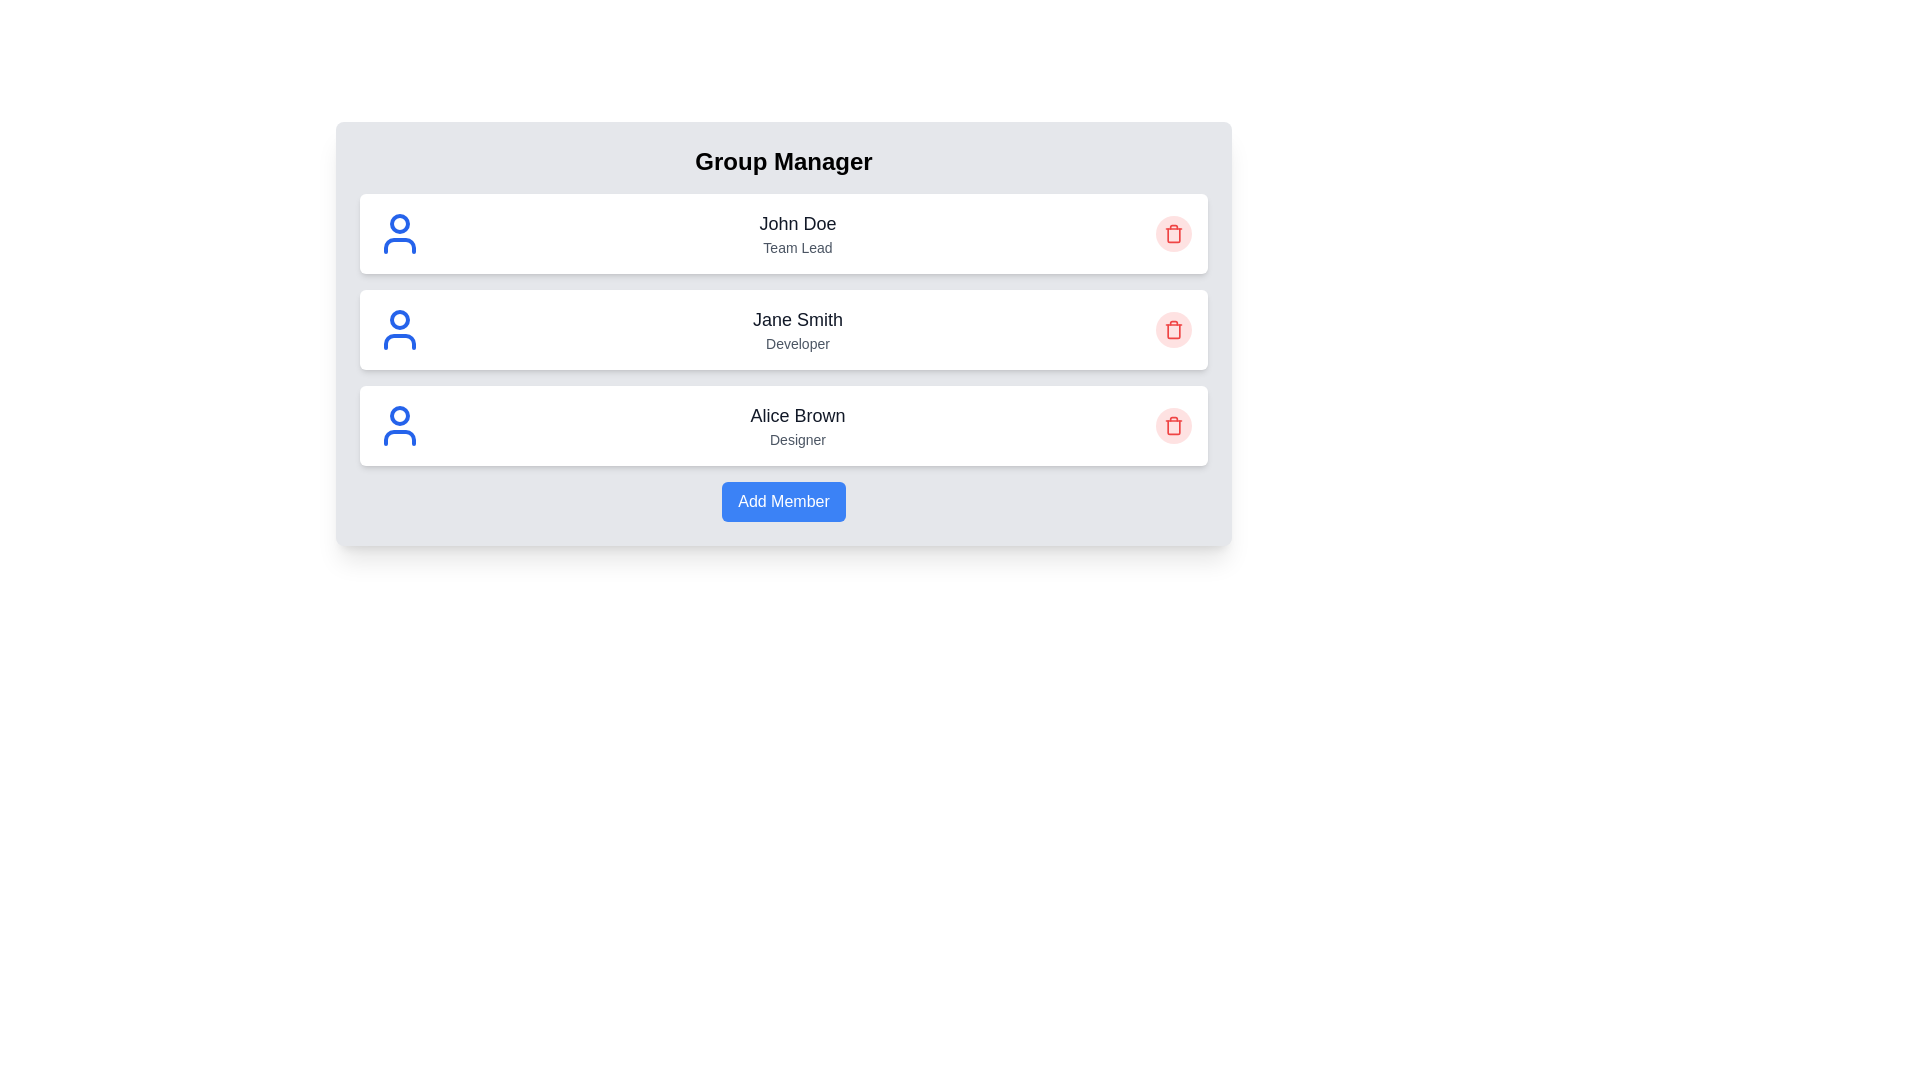 This screenshot has width=1920, height=1080. What do you see at coordinates (399, 341) in the screenshot?
I see `the lower portion of the blue user icon representing 'Jane Smith' in the second row of the user cards list` at bounding box center [399, 341].